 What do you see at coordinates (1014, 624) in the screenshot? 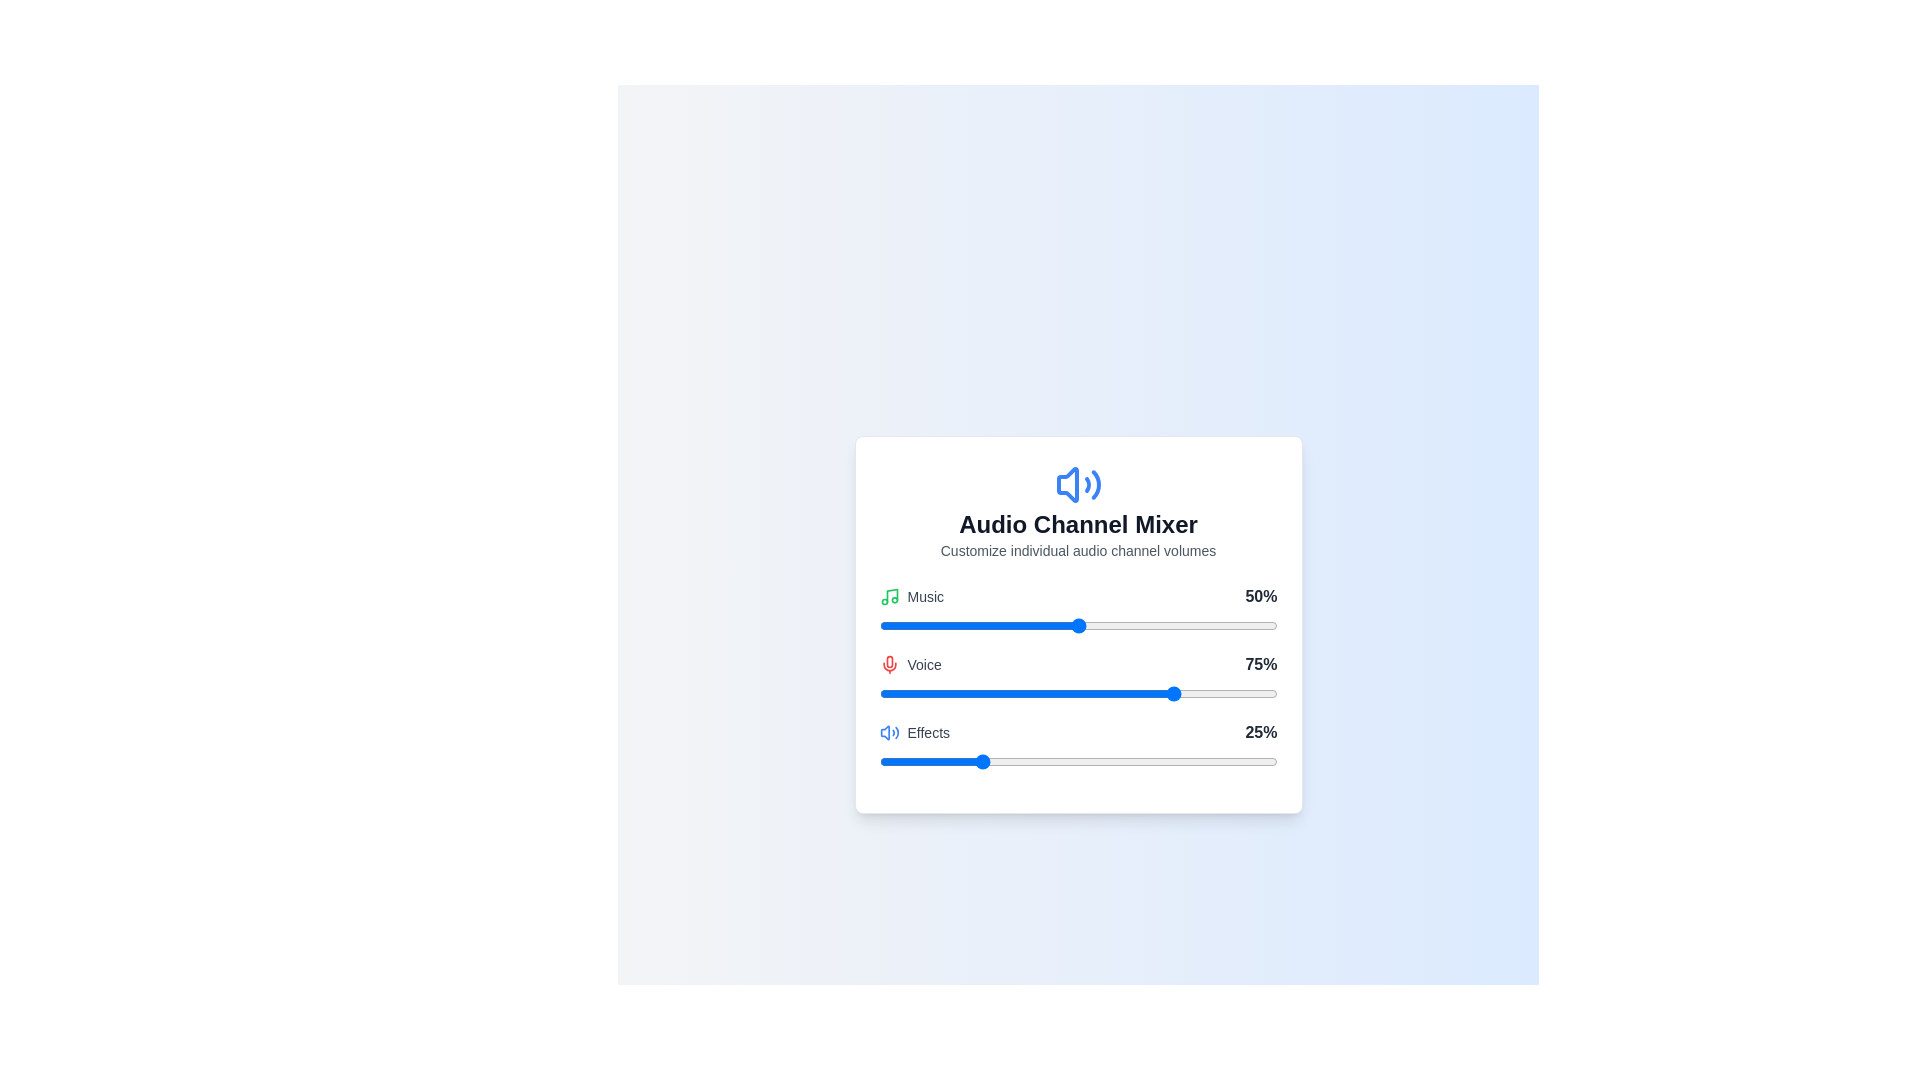
I see `music volume` at bounding box center [1014, 624].